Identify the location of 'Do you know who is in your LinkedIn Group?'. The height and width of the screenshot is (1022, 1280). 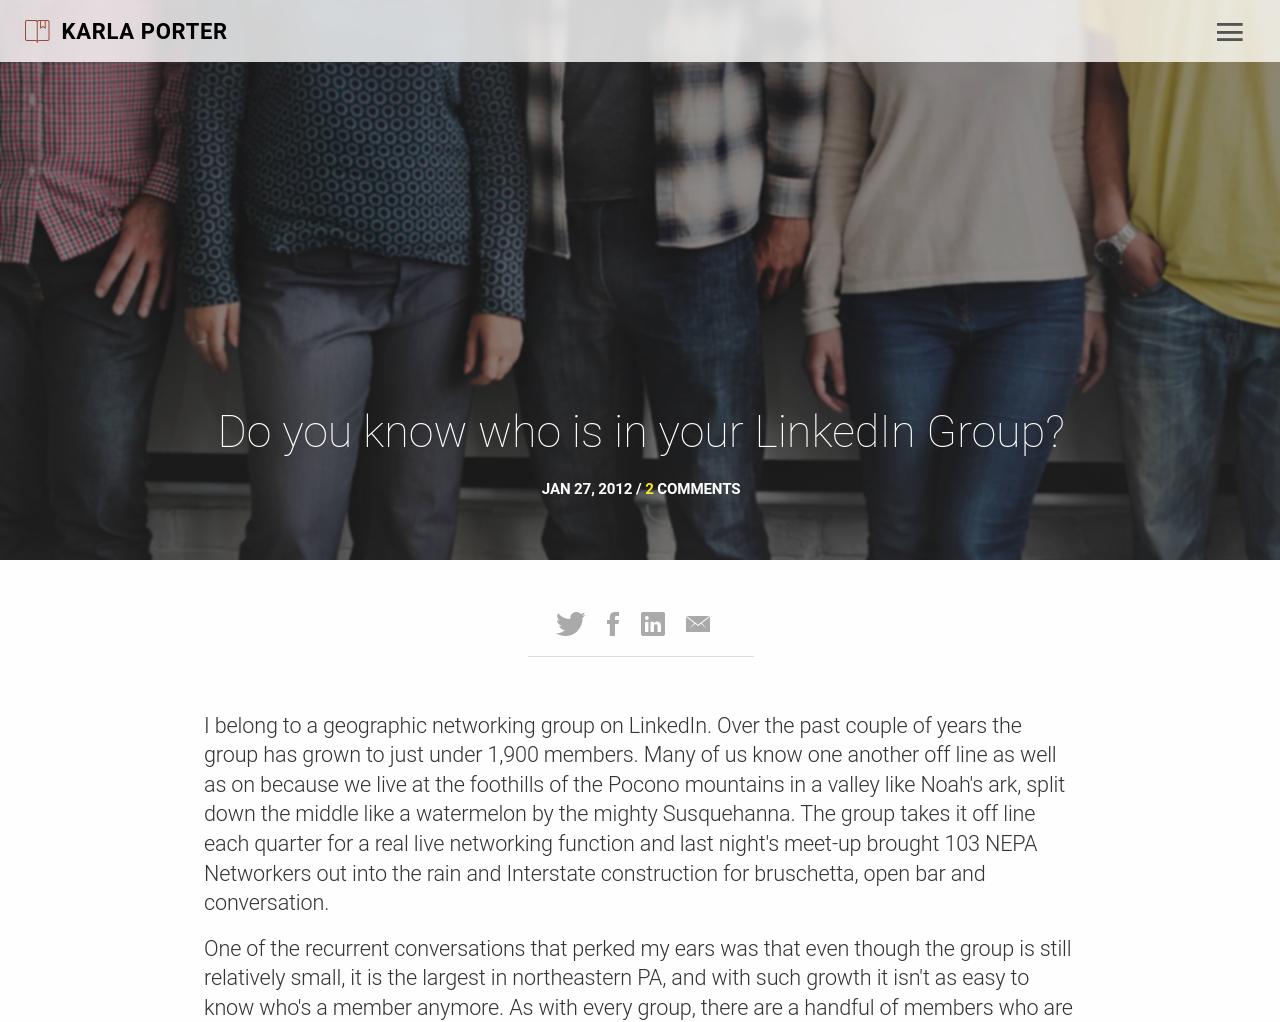
(216, 430).